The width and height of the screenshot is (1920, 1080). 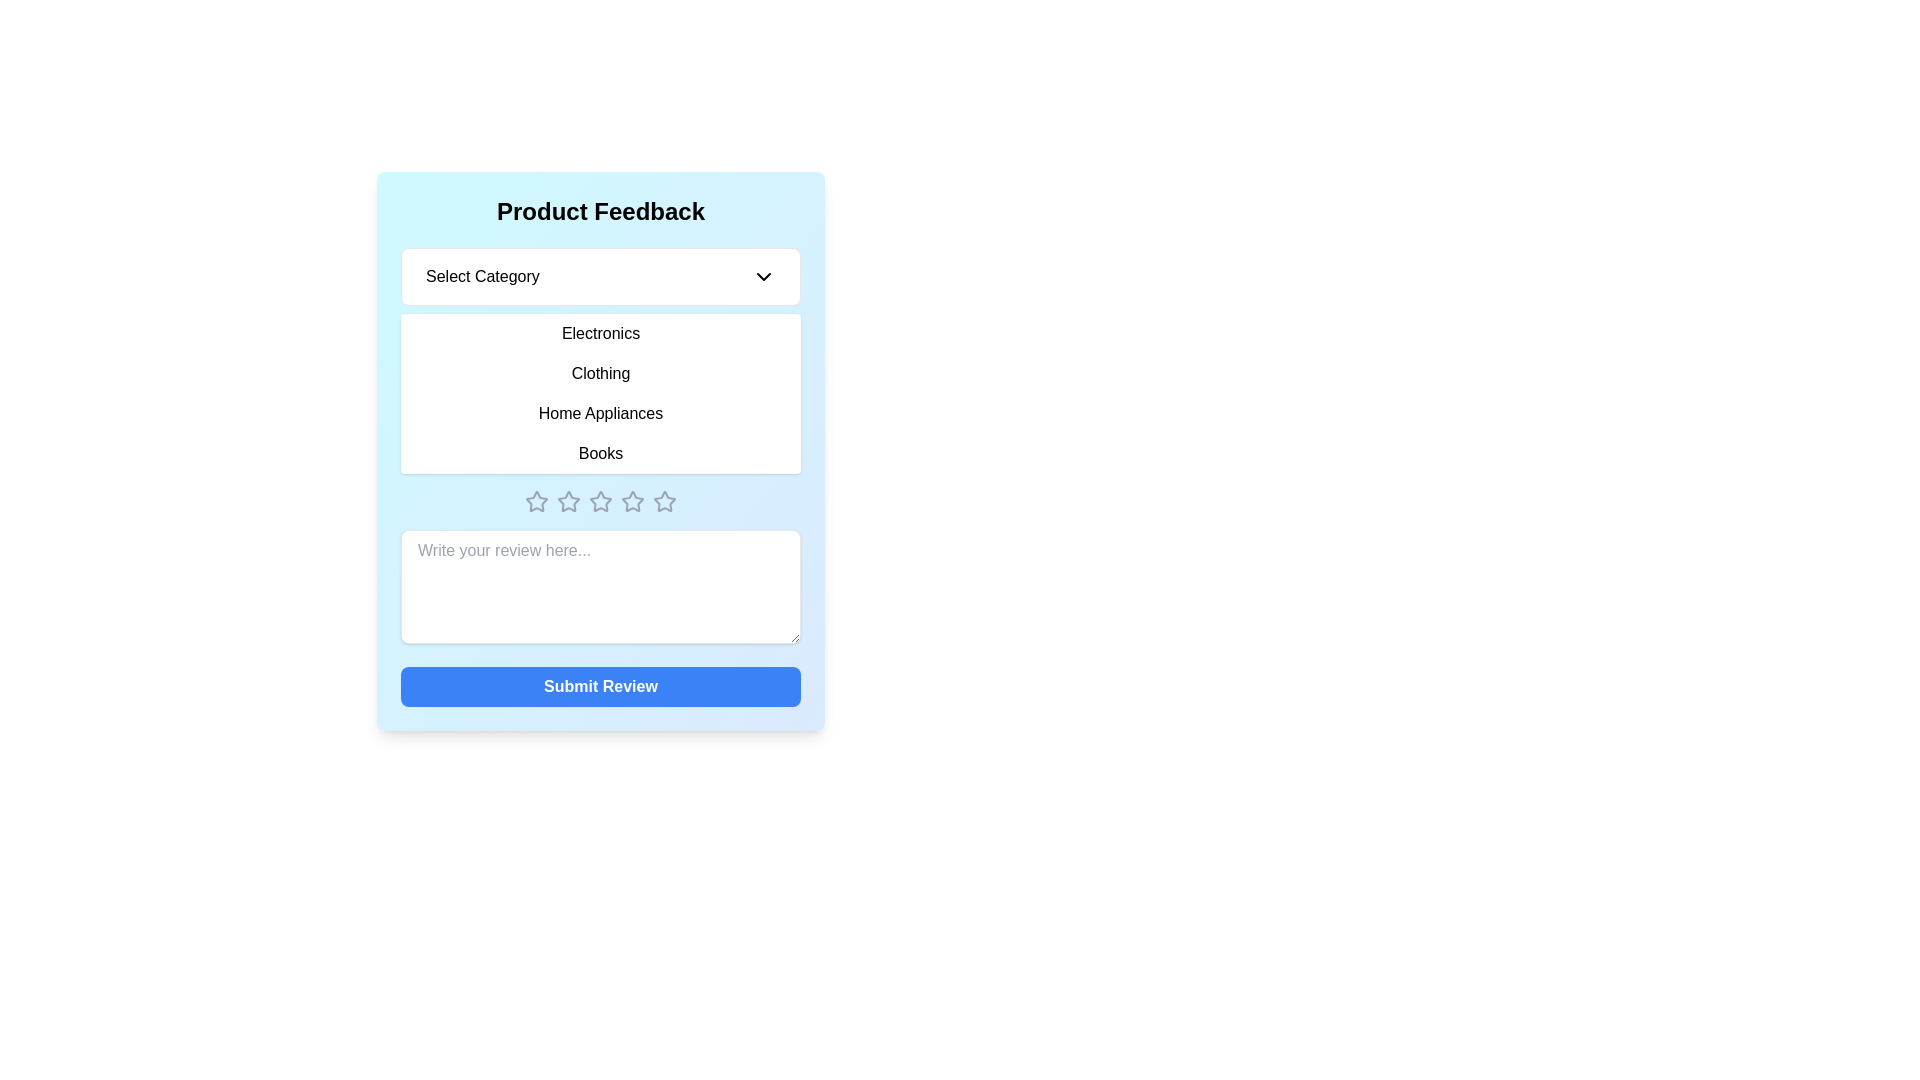 What do you see at coordinates (568, 500) in the screenshot?
I see `the second star-shaped vector icon in the star rating element, which is styled in gray and positioned among five identical stars` at bounding box center [568, 500].